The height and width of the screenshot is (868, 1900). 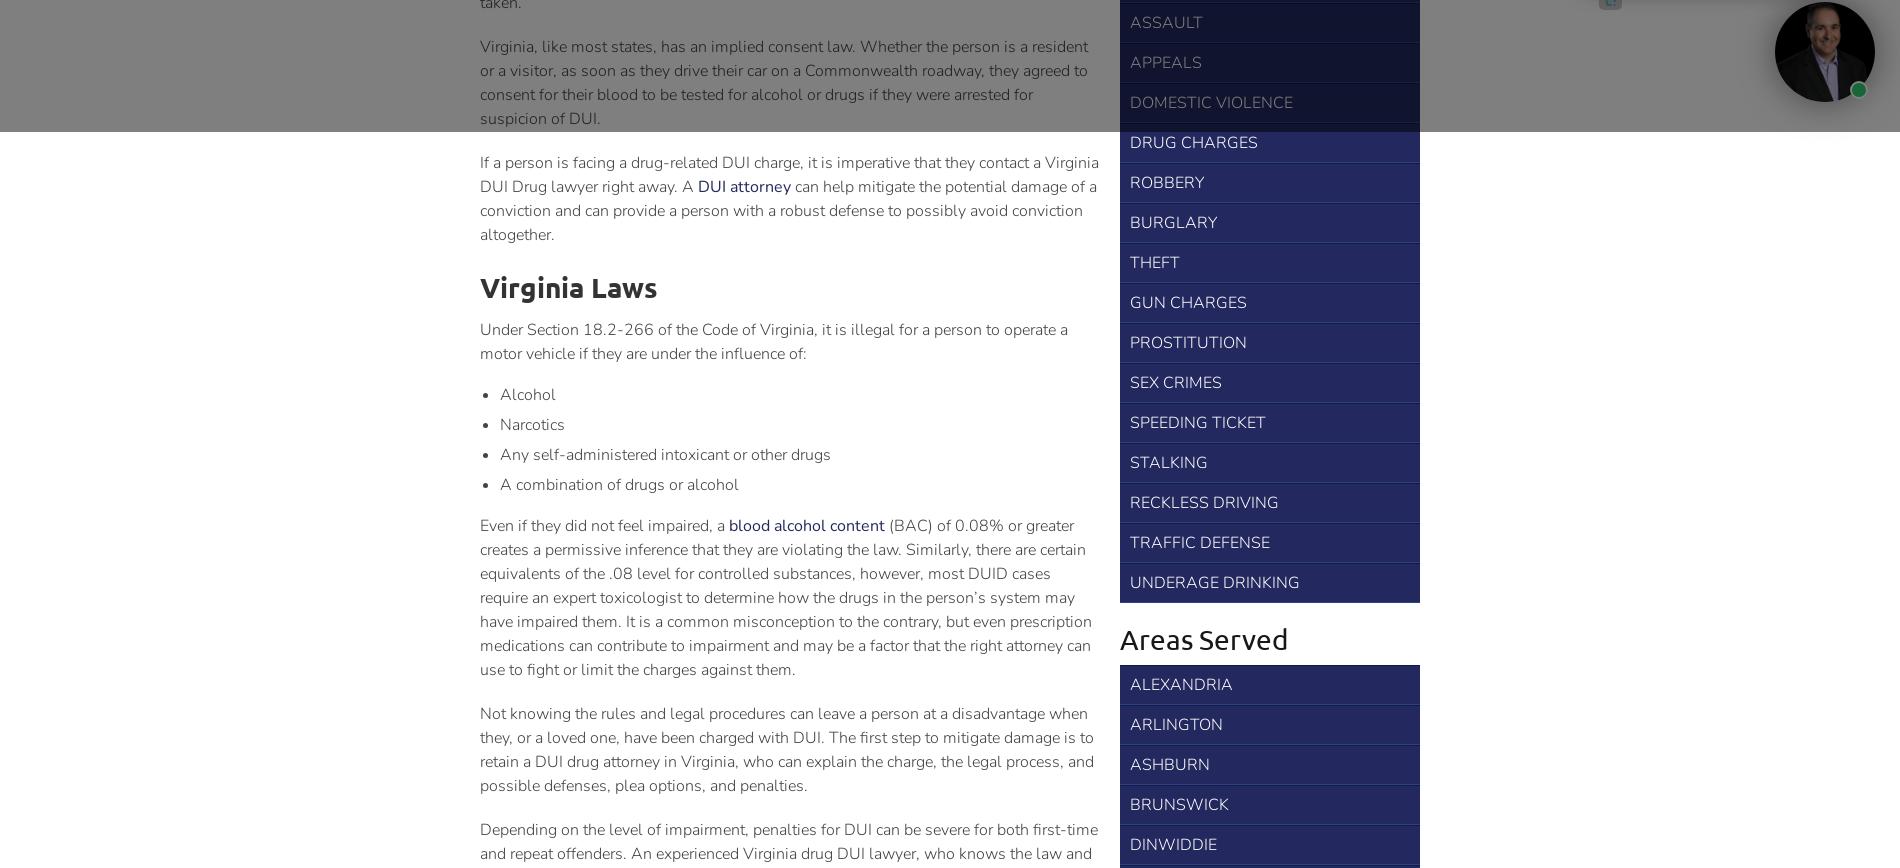 I want to click on 'Areas Served', so click(x=1120, y=639).